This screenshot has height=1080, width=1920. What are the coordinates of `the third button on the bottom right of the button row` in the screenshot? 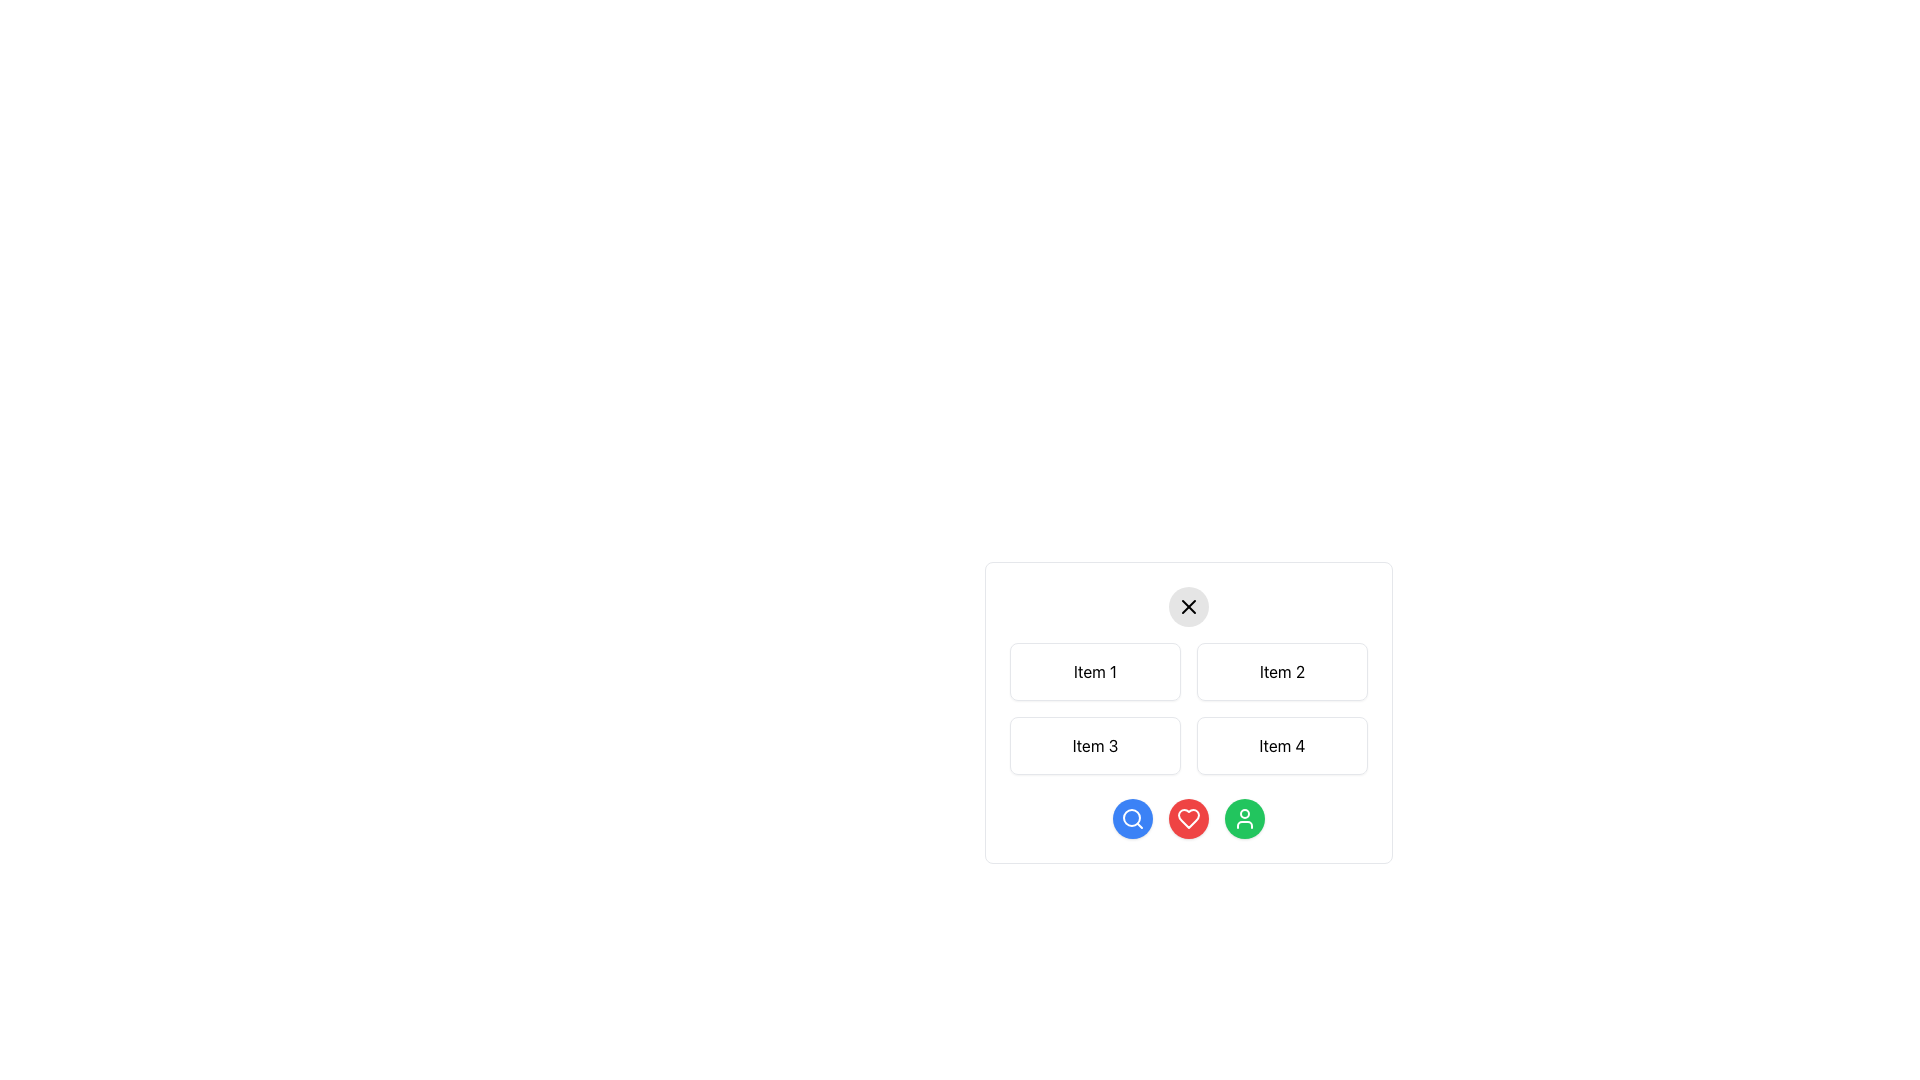 It's located at (1243, 818).